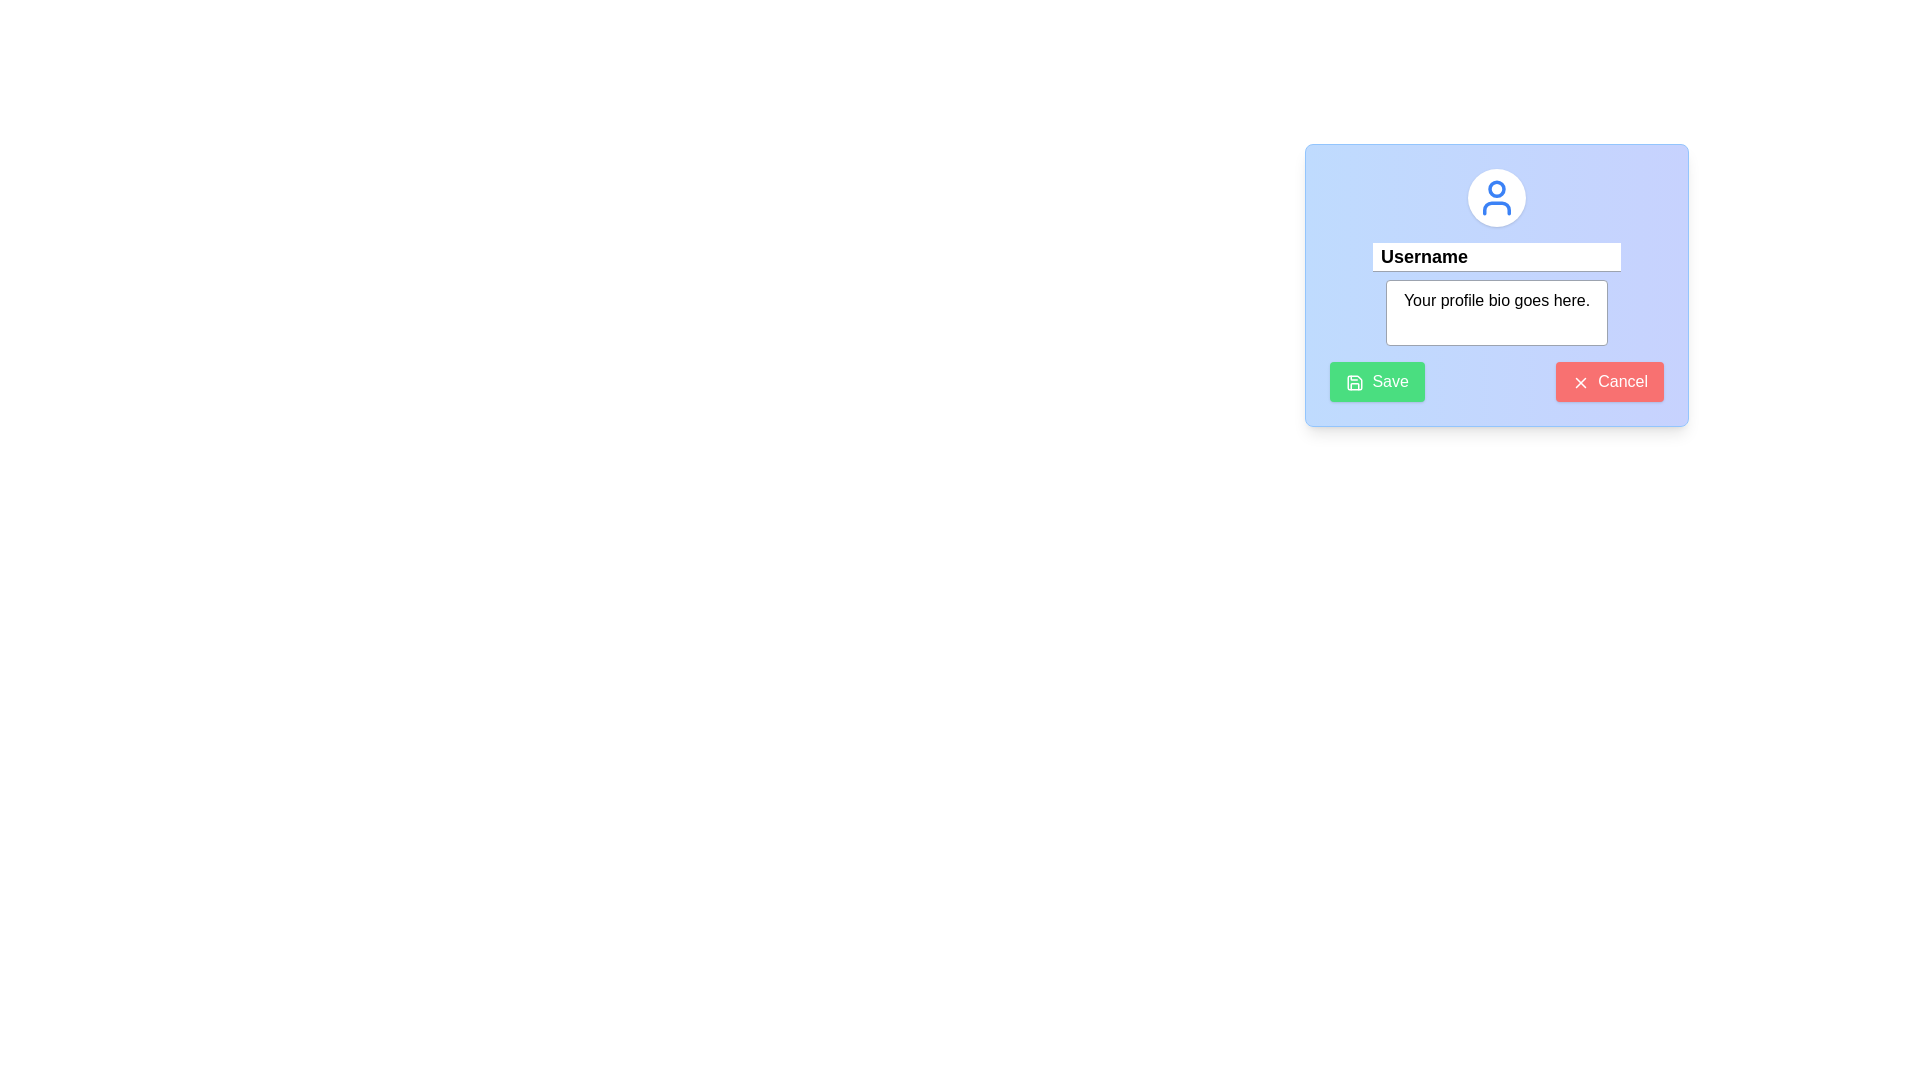  I want to click on the circular static icon with a blue outline of a user figure, located at the top center of the interface above the 'Username' text field, so click(1497, 197).